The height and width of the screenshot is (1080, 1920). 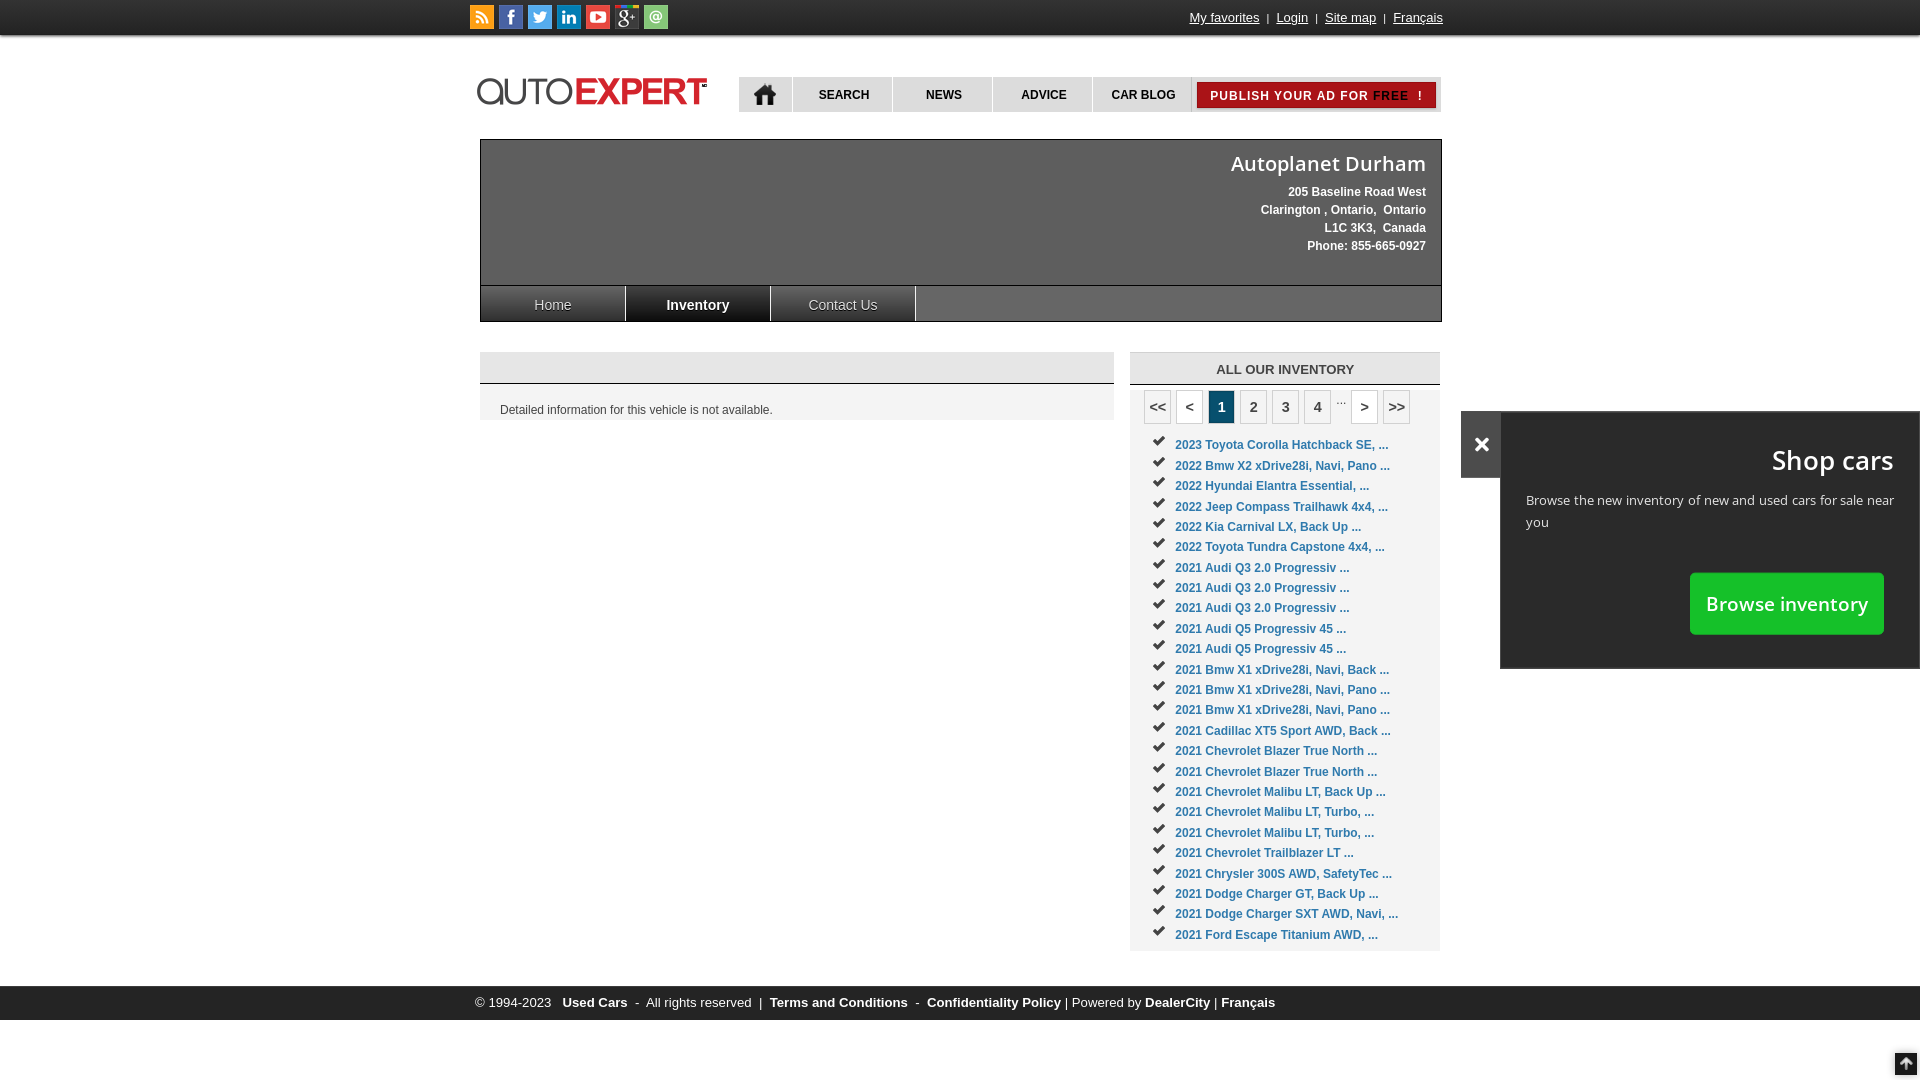 What do you see at coordinates (1350, 17) in the screenshot?
I see `'Site map'` at bounding box center [1350, 17].